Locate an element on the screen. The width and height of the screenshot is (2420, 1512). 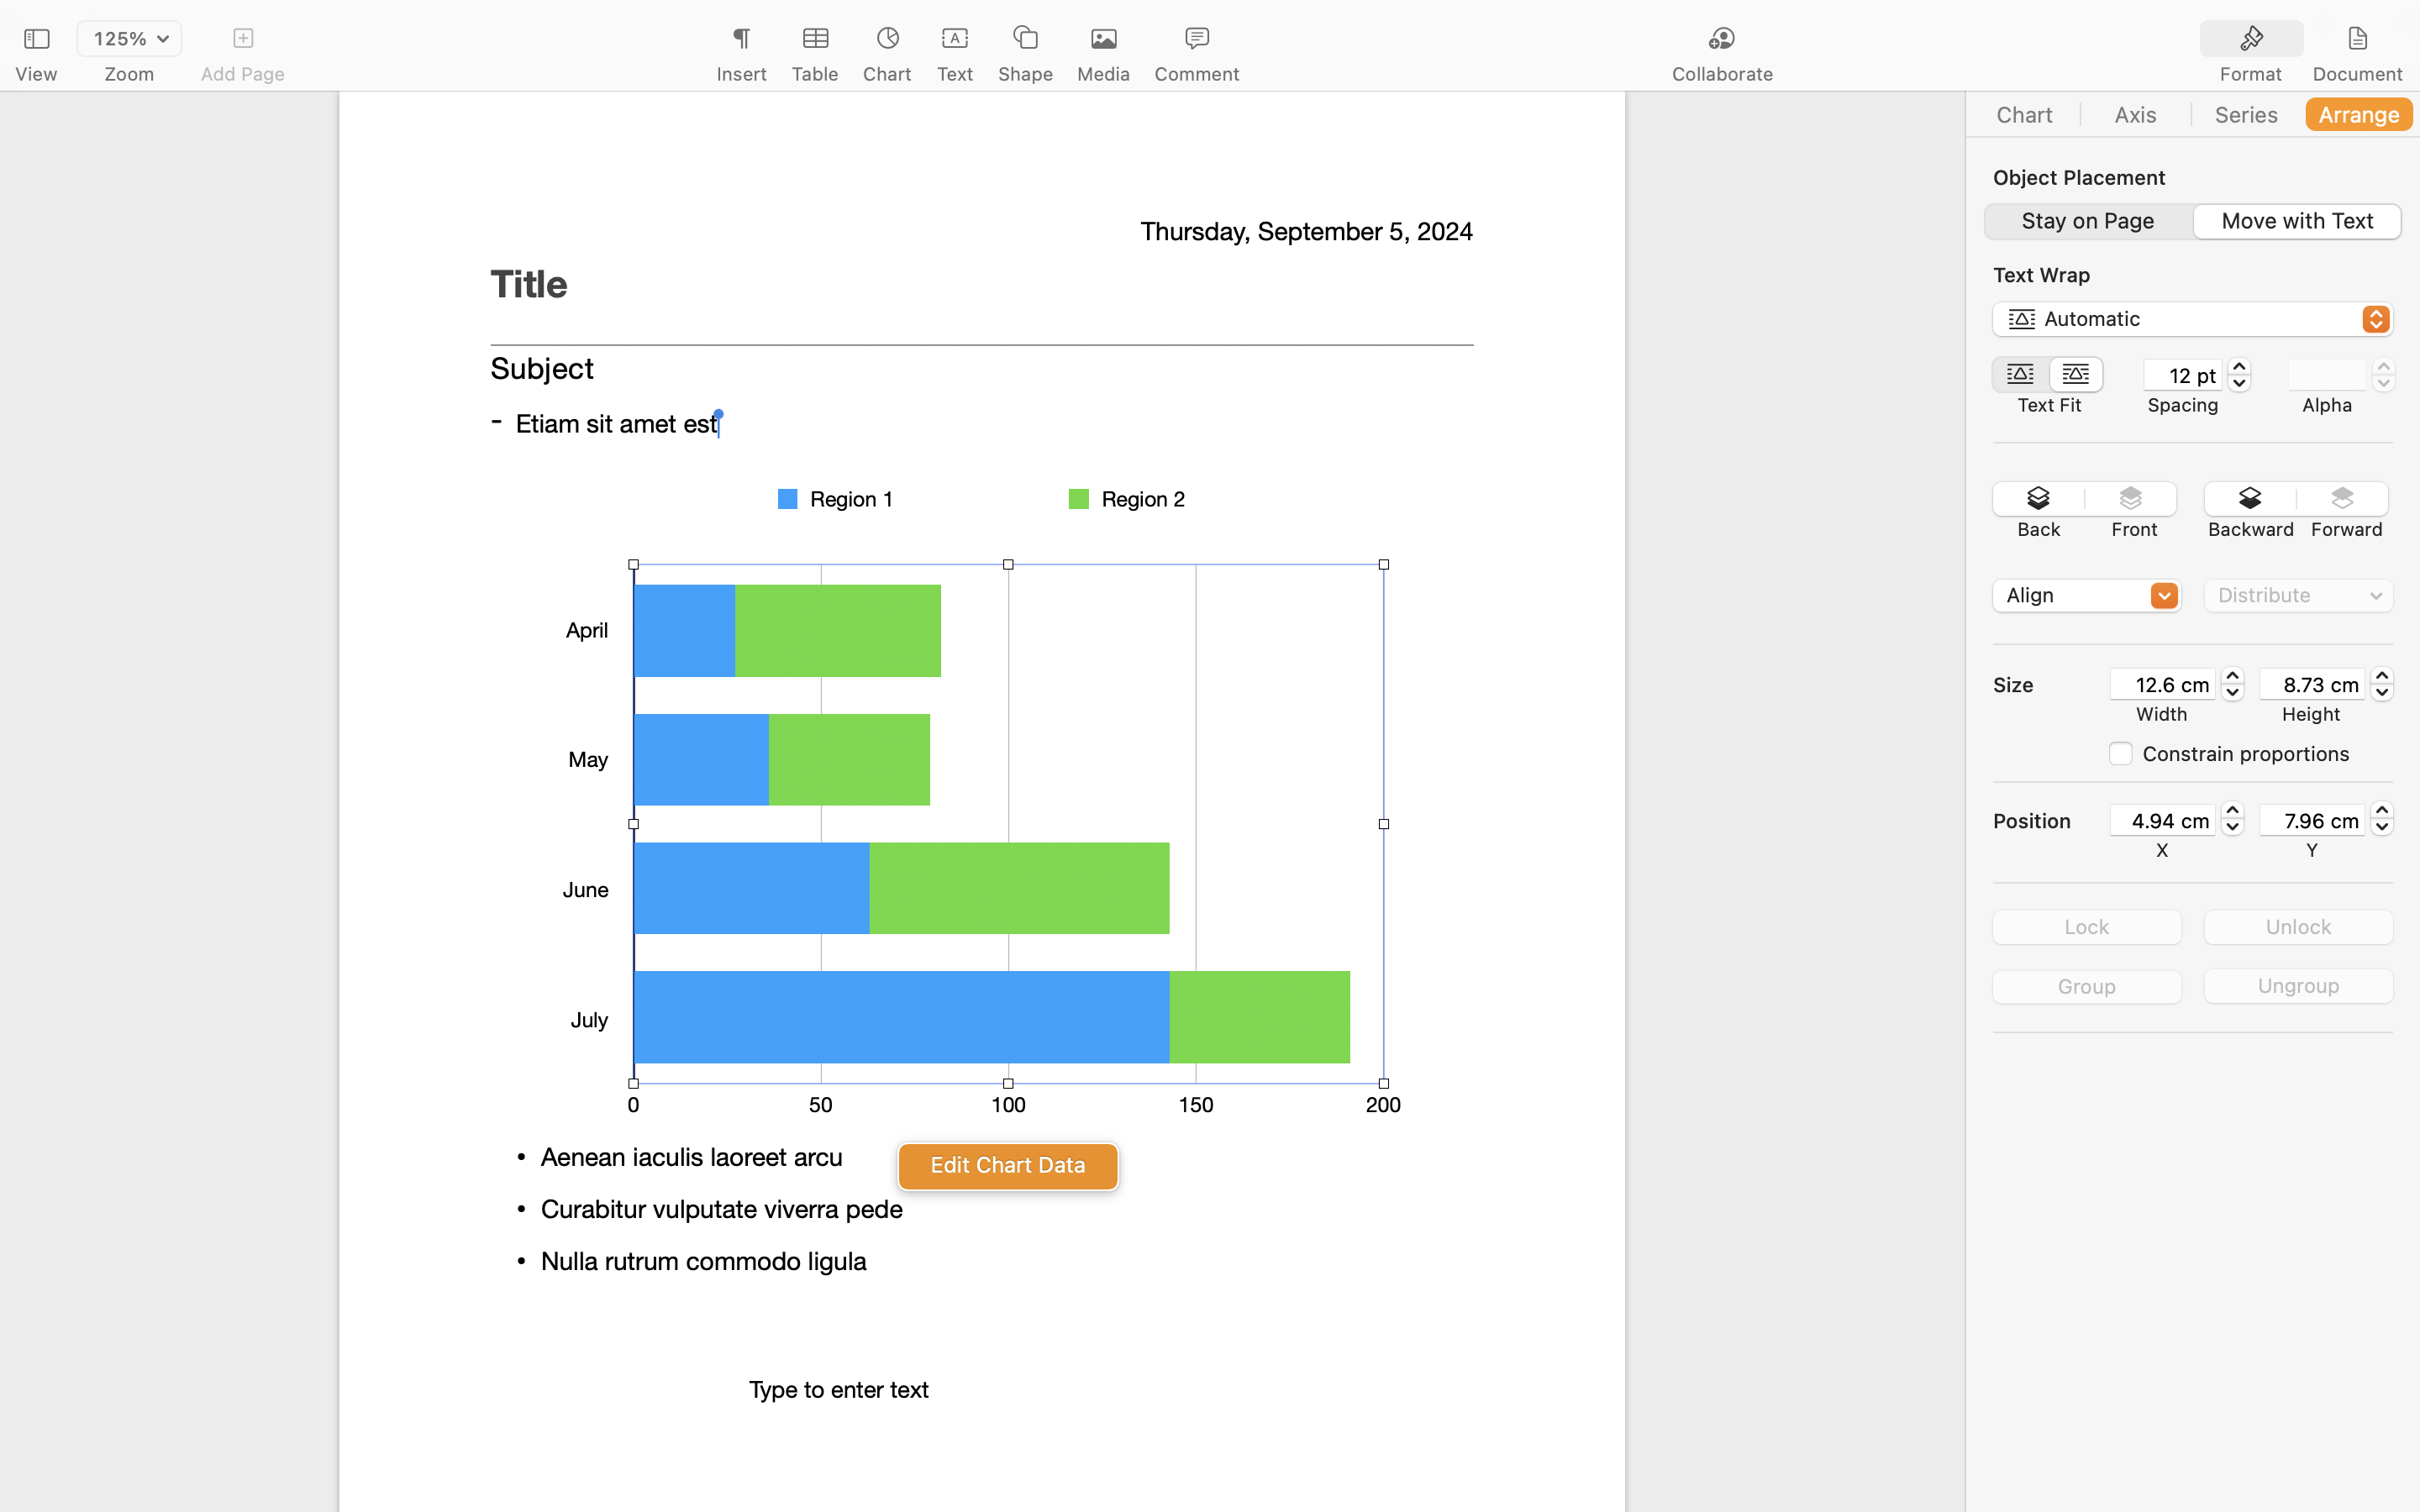
'Automatic' is located at coordinates (2194, 322).